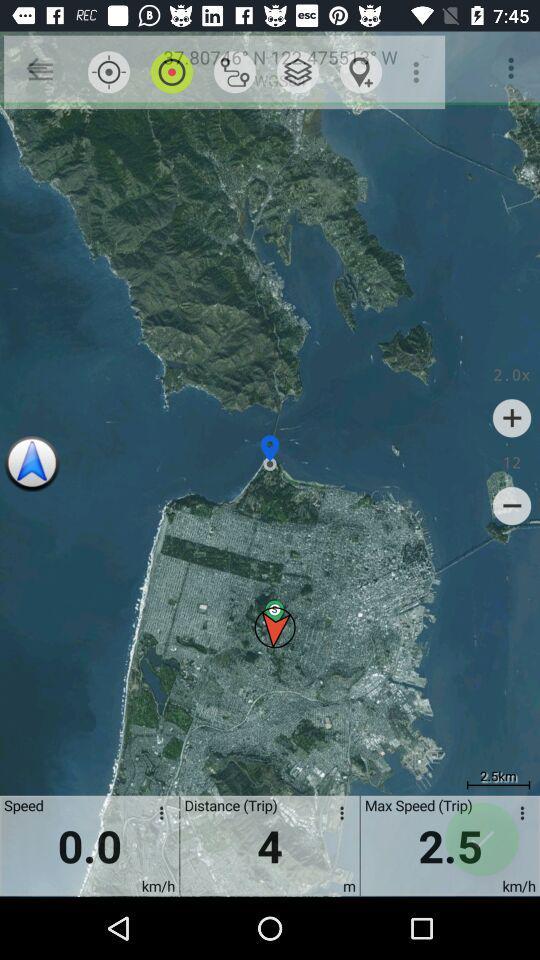 The height and width of the screenshot is (960, 540). What do you see at coordinates (512, 505) in the screenshot?
I see `the icon below 12 item` at bounding box center [512, 505].